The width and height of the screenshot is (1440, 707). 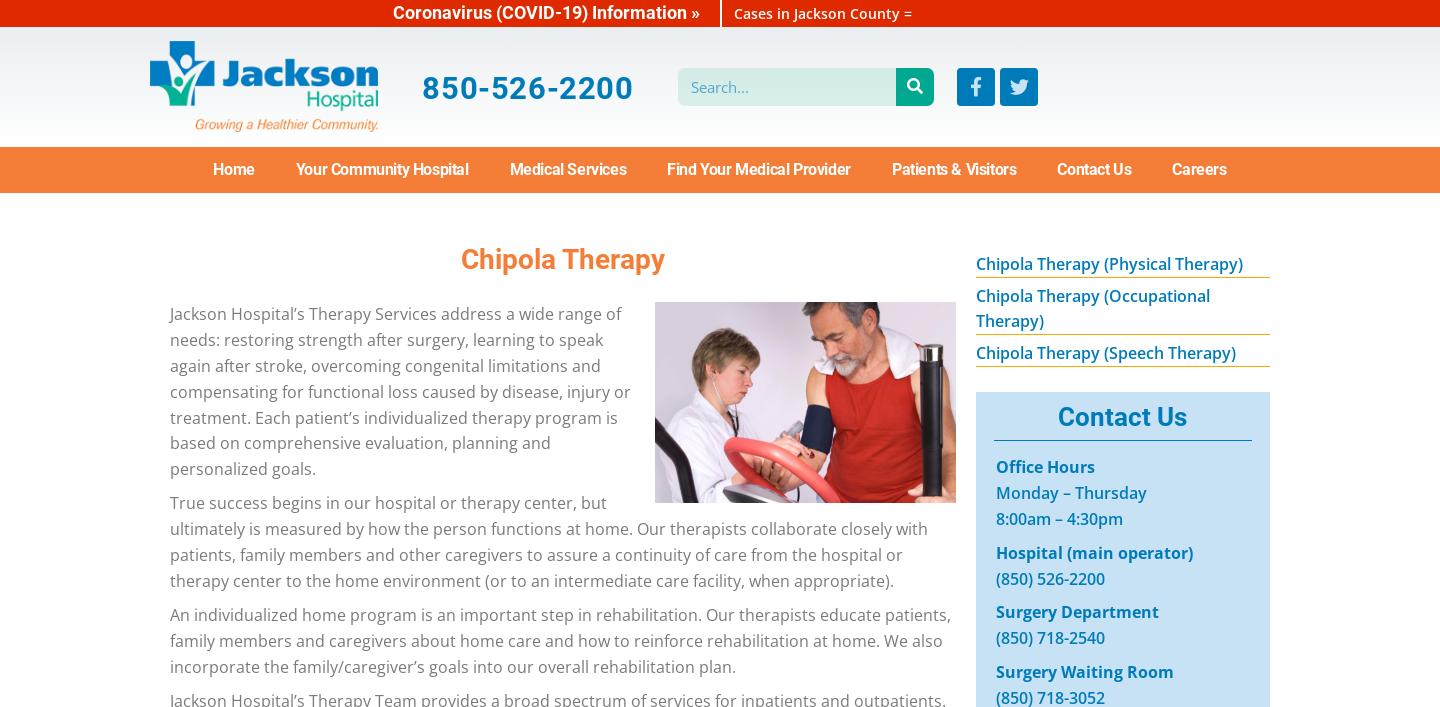 I want to click on 'True success begins in our hospital or therapy center, but ultimately is measured by how the person functions at home. Our therapists collaborate closely with patients, family members and other caregivers to assure a continuity of care from the hospital or therapy center to the home environment (or to an intermediate care facility, when appropriate).', so click(x=549, y=540).